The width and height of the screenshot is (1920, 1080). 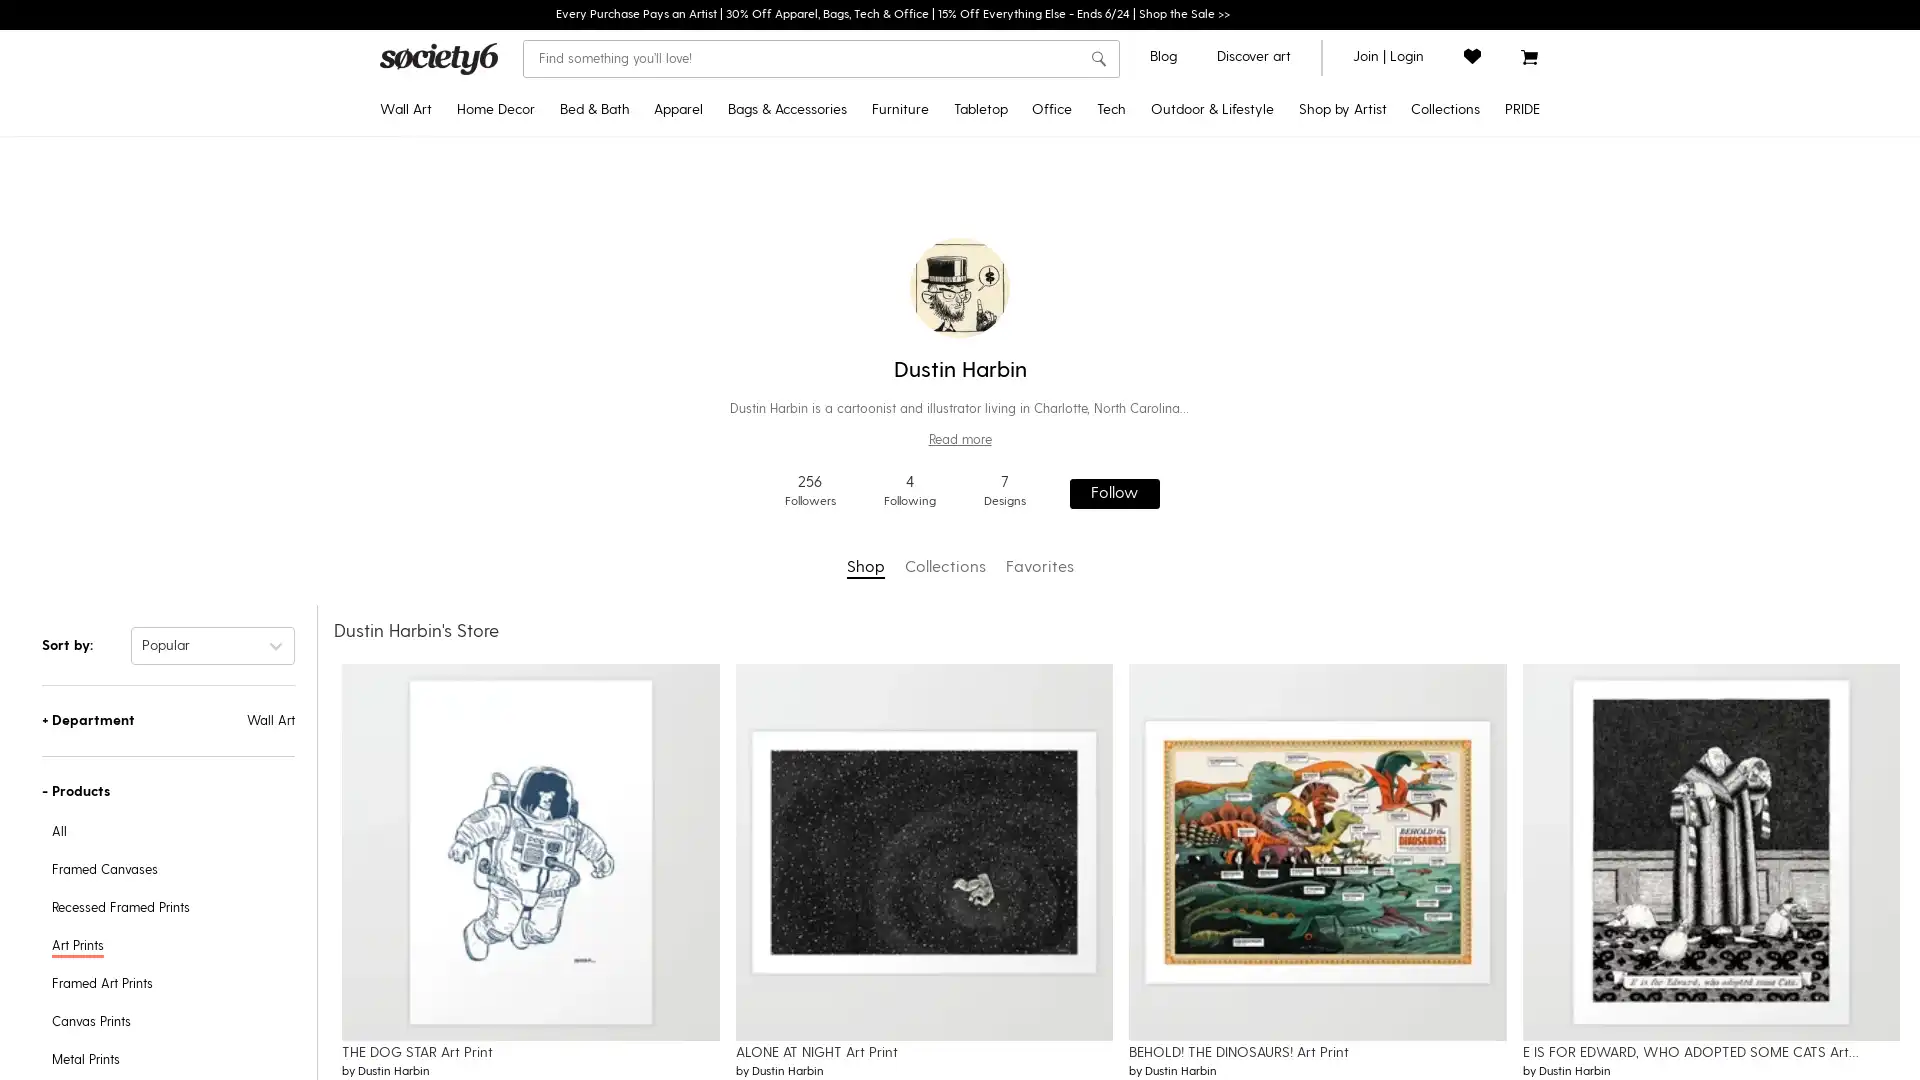 What do you see at coordinates (1182, 289) in the screenshot?
I see `iPhone Card Cases` at bounding box center [1182, 289].